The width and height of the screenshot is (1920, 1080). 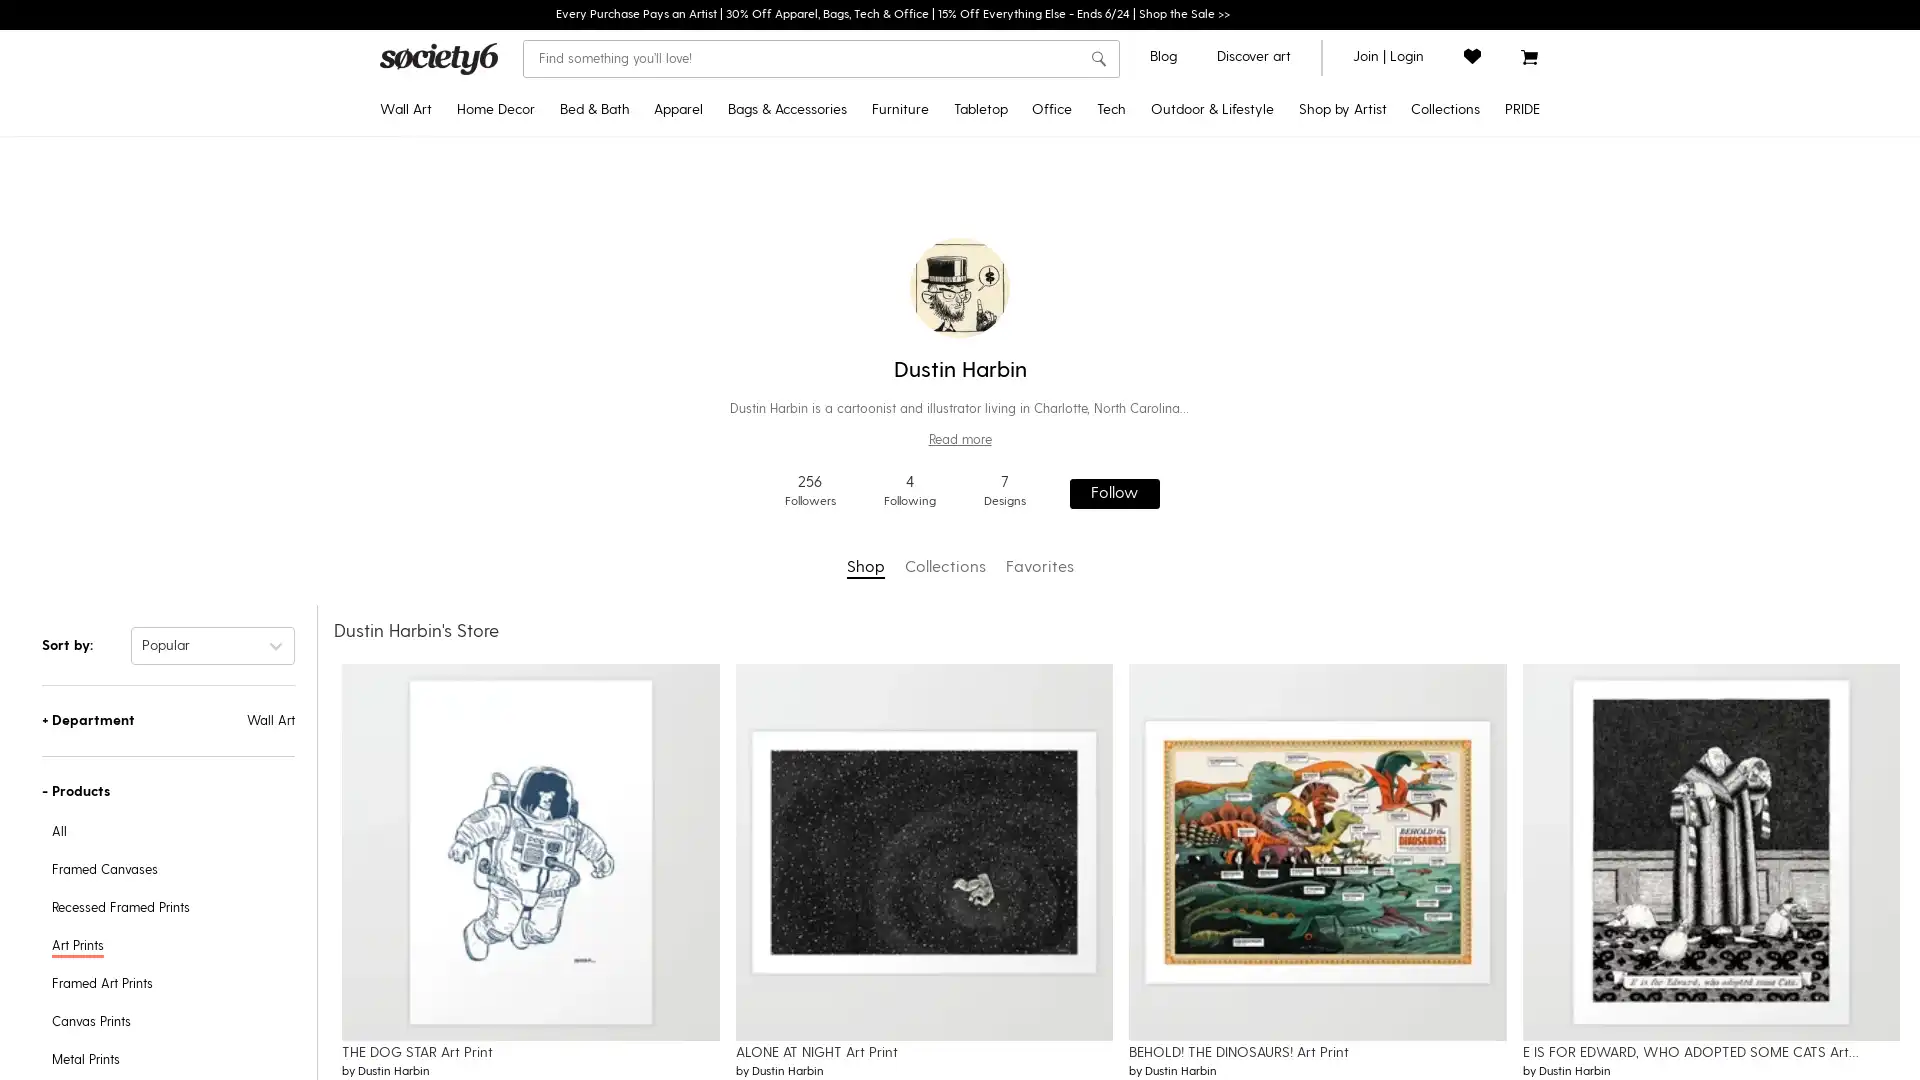 What do you see at coordinates (1182, 289) in the screenshot?
I see `iPhone Card Cases` at bounding box center [1182, 289].